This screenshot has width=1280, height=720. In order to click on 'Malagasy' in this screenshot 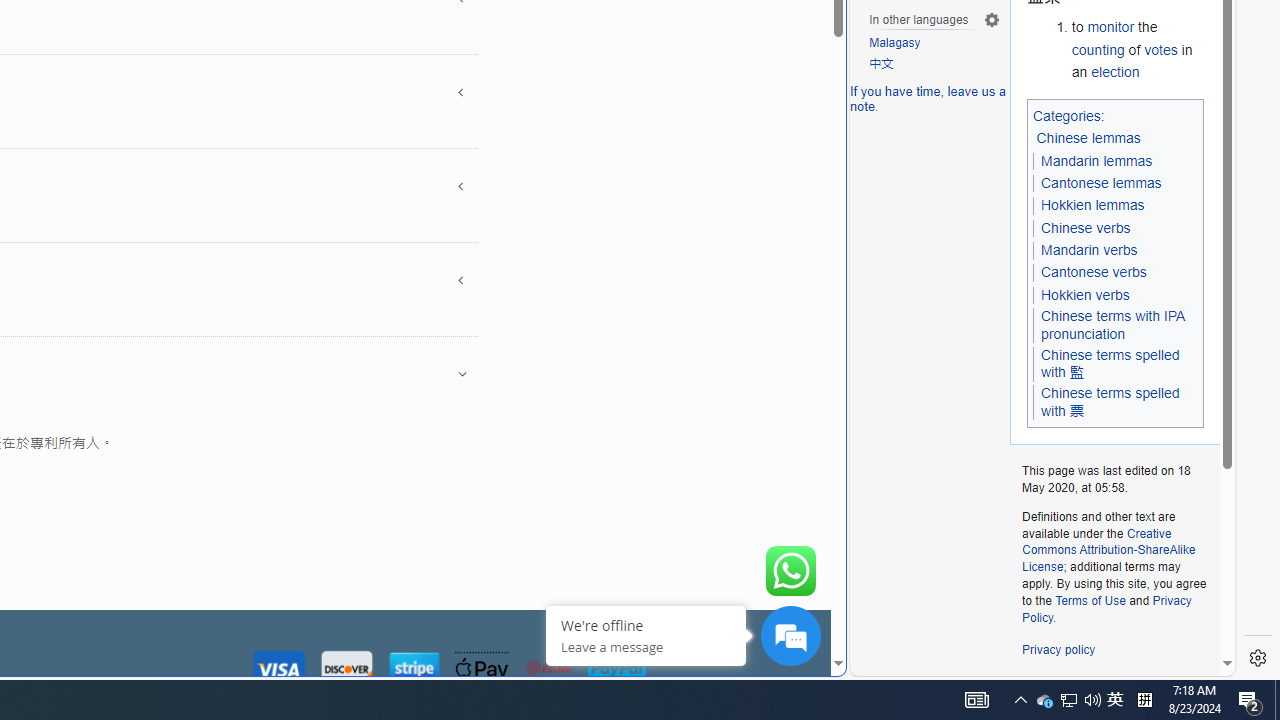, I will do `click(934, 43)`.